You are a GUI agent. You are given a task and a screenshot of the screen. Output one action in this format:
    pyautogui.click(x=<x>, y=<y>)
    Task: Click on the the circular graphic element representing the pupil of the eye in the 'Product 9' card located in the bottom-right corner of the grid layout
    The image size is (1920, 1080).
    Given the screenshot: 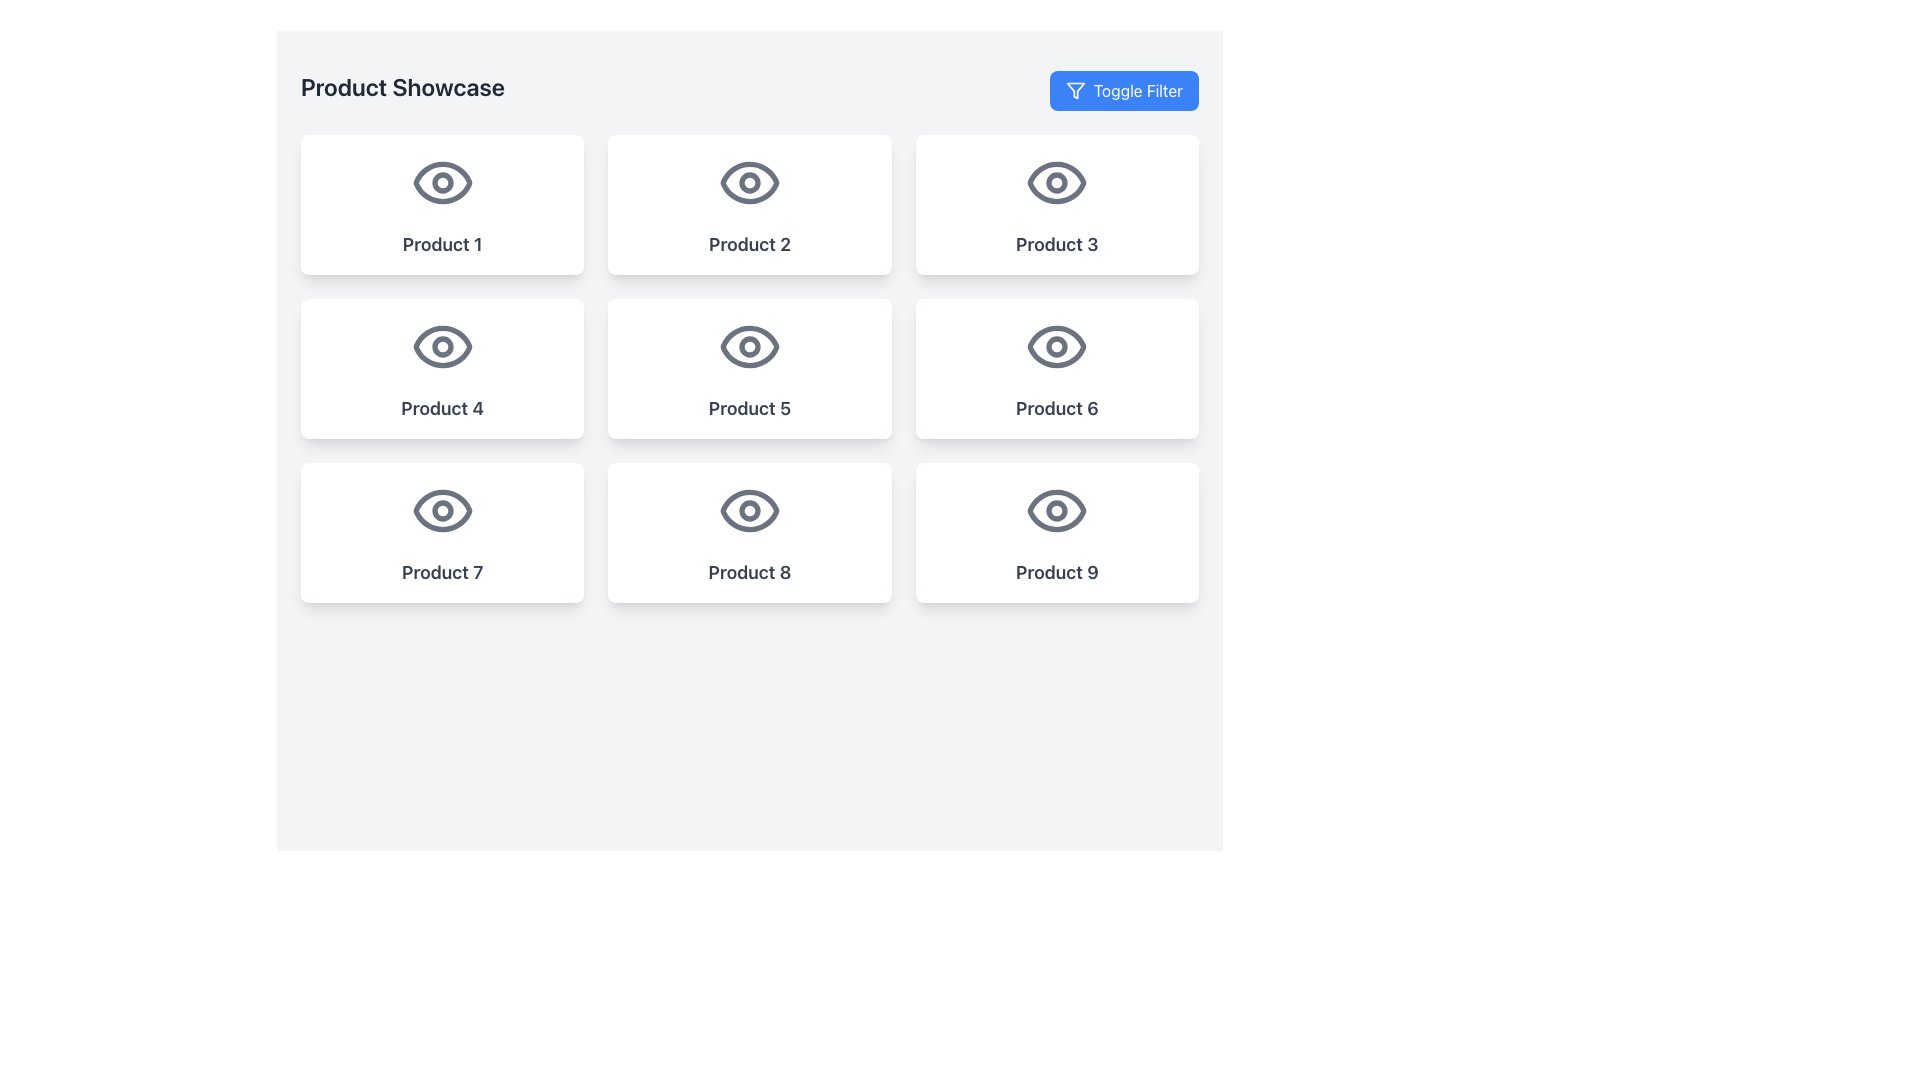 What is the action you would take?
    pyautogui.click(x=1056, y=509)
    